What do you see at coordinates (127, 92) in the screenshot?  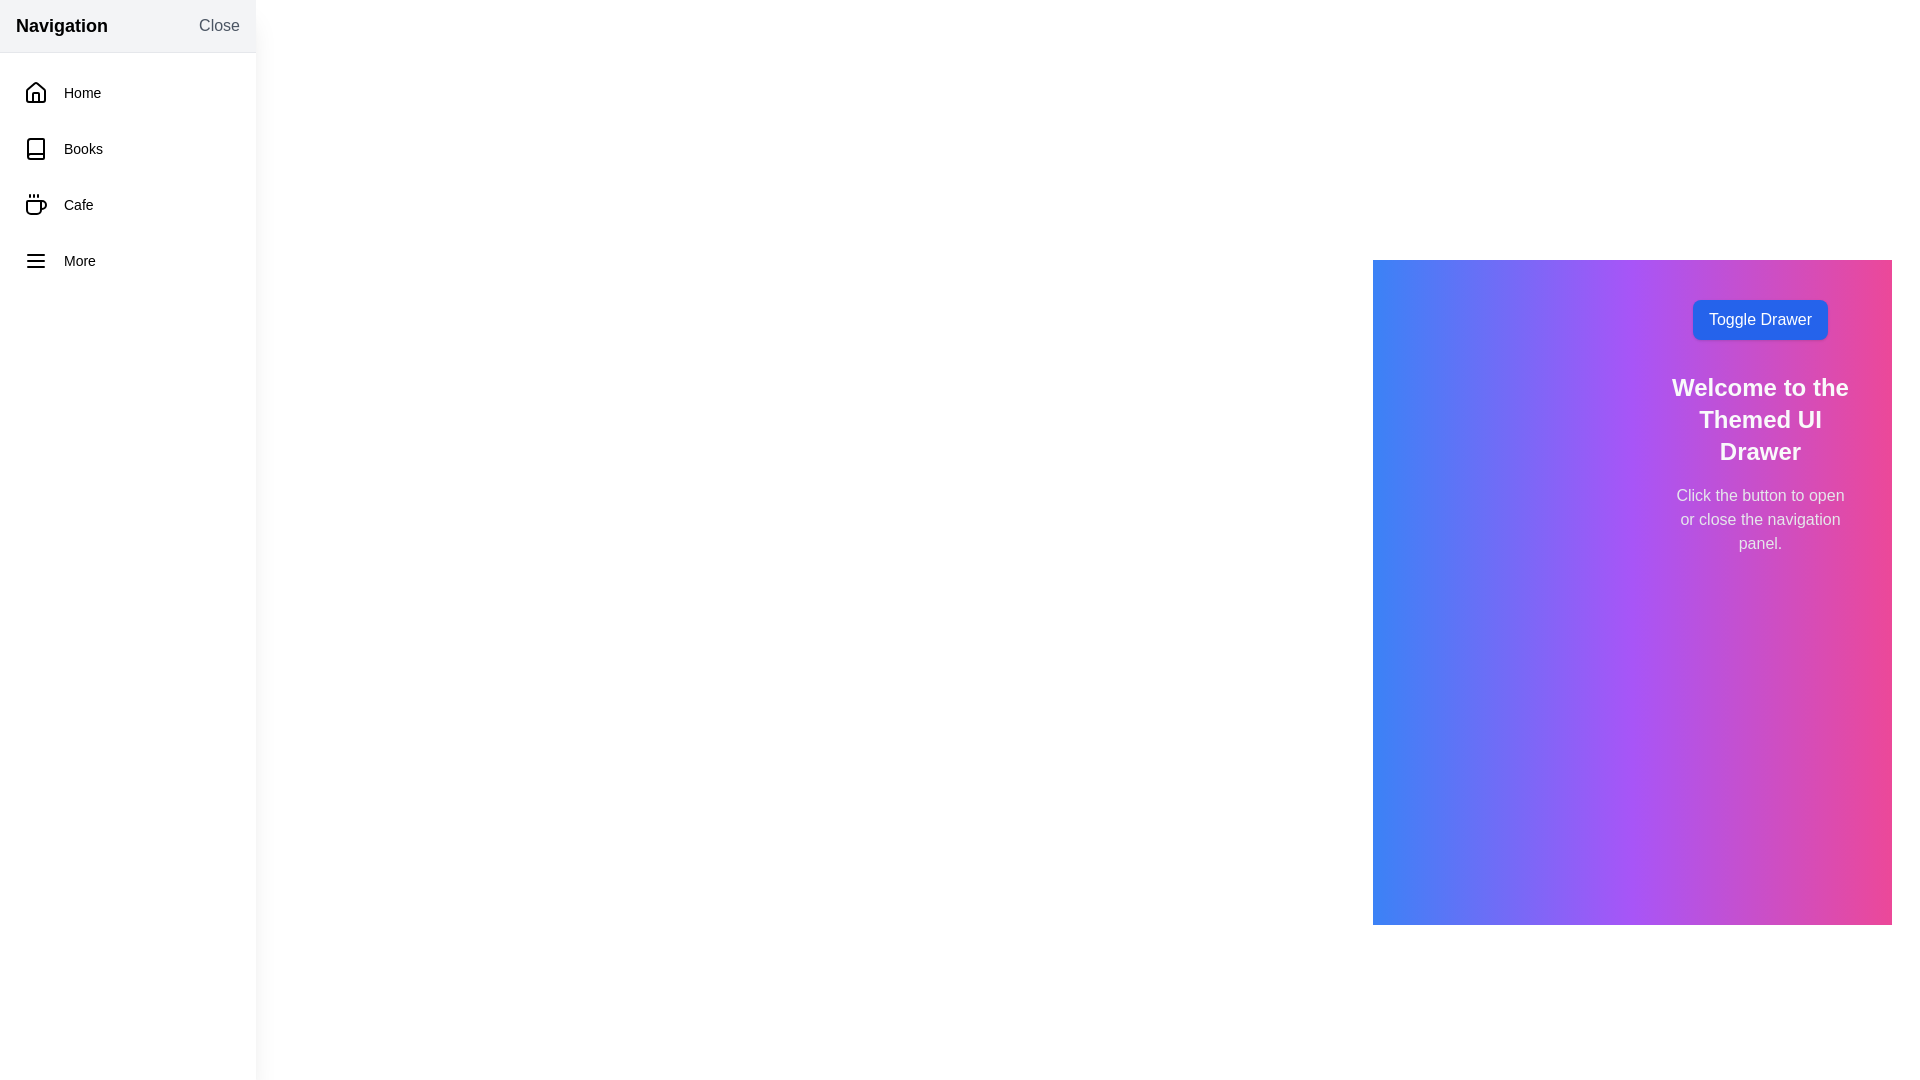 I see `the navigation item labeled 'Home'` at bounding box center [127, 92].